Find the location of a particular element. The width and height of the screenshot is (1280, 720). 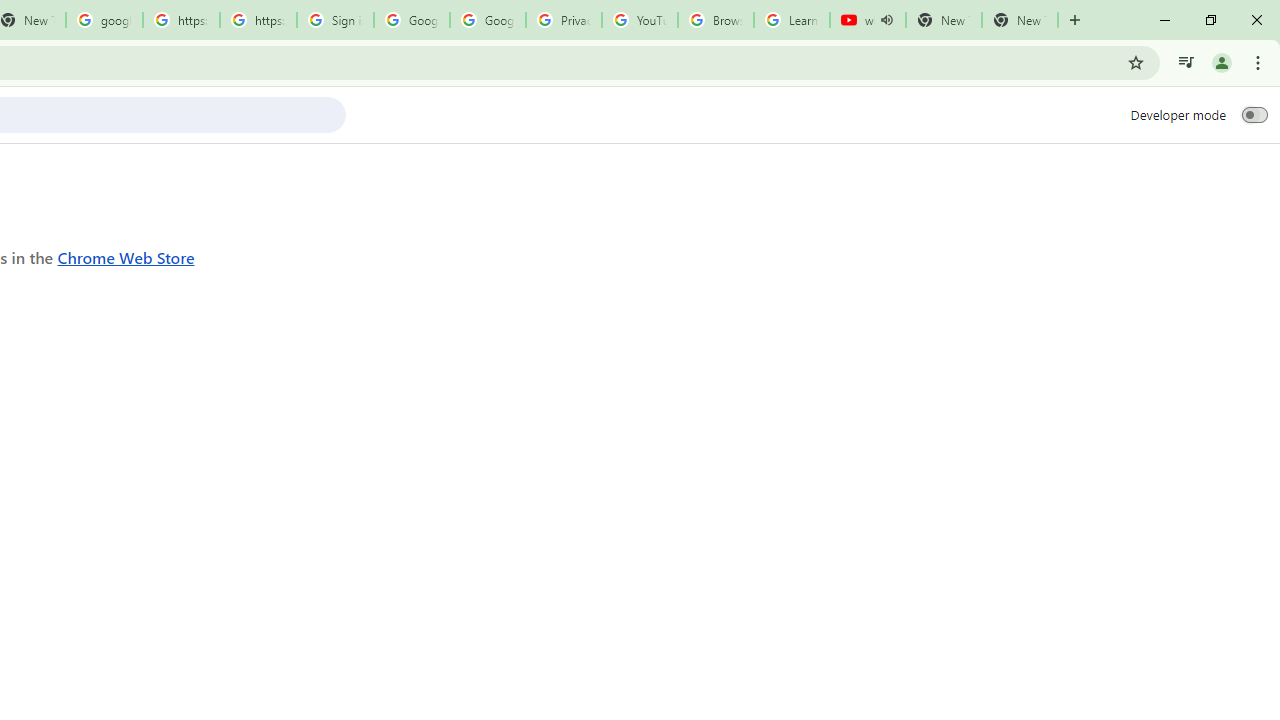

'Sign in - Google Accounts' is located at coordinates (335, 20).